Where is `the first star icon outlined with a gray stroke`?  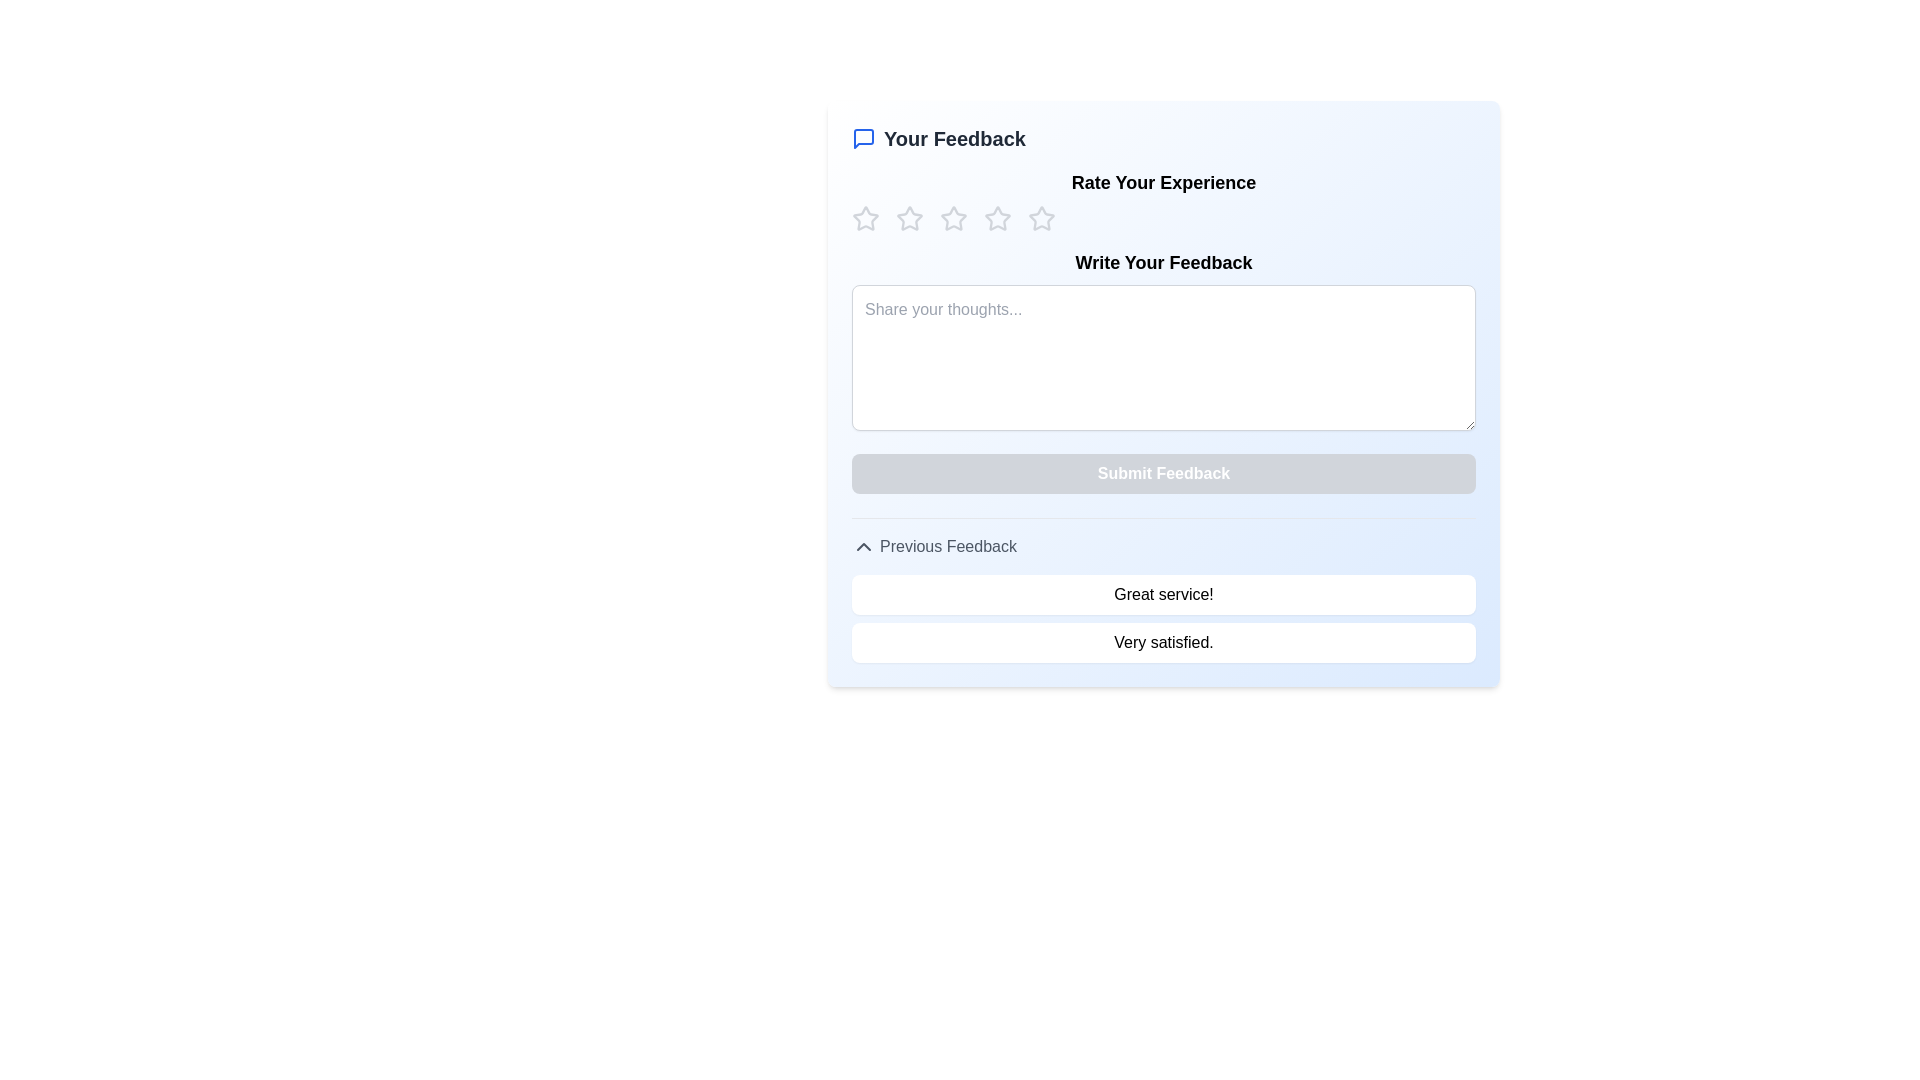 the first star icon outlined with a gray stroke is located at coordinates (865, 219).